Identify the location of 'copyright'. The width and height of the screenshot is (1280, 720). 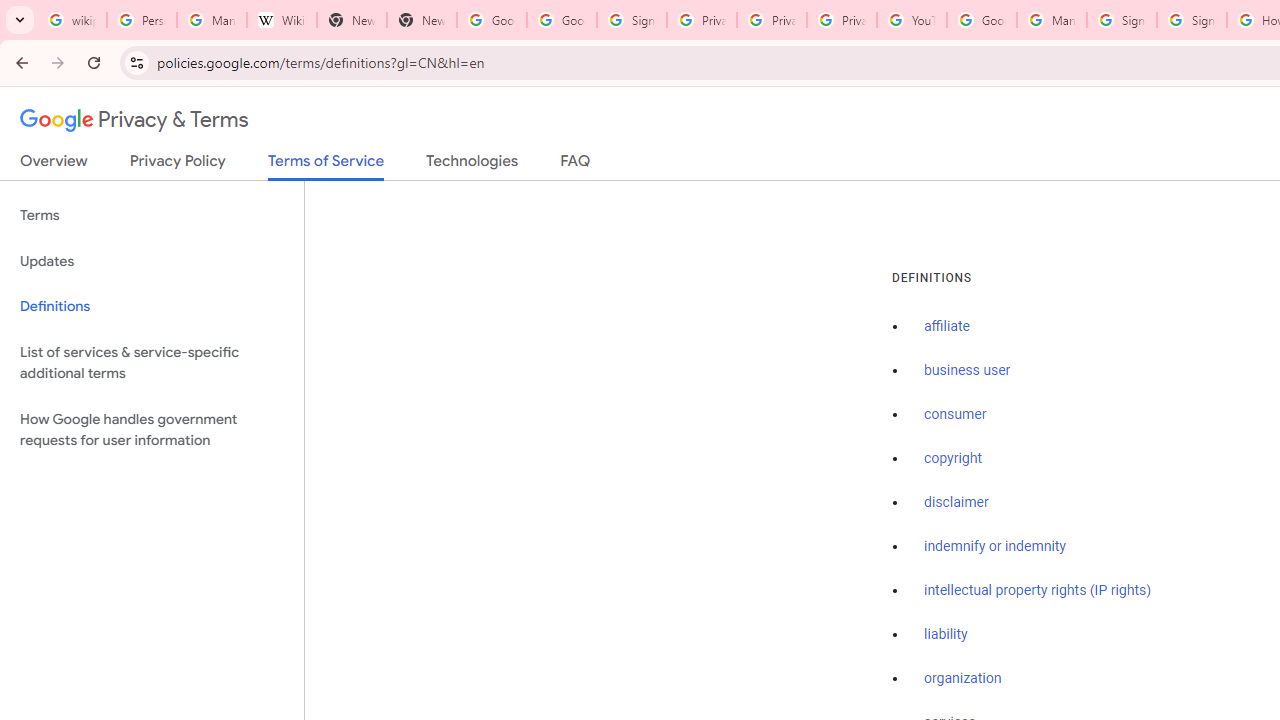
(951, 458).